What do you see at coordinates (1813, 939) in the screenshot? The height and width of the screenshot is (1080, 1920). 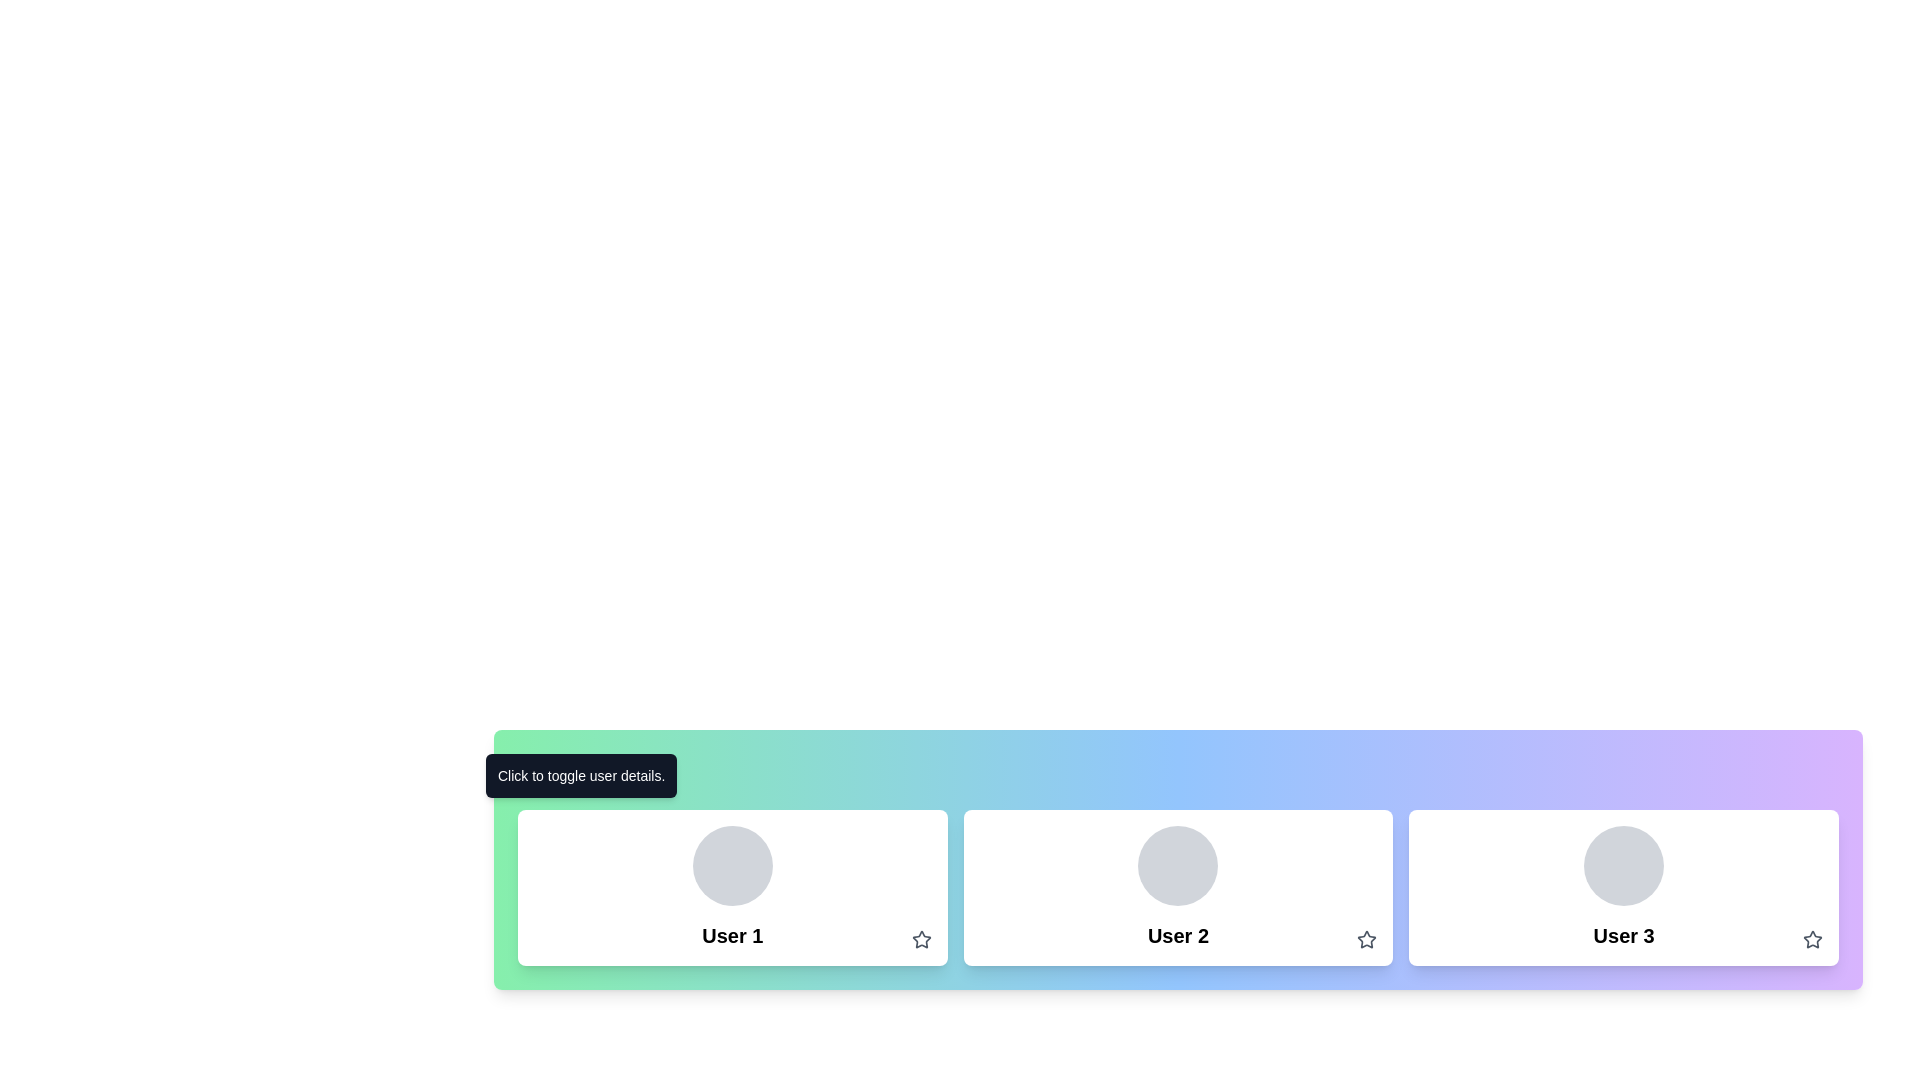 I see `the star-shaped icon located at the bottom-right corner of the 'User 3' card, which features a clean vector design and transitions color on hover` at bounding box center [1813, 939].